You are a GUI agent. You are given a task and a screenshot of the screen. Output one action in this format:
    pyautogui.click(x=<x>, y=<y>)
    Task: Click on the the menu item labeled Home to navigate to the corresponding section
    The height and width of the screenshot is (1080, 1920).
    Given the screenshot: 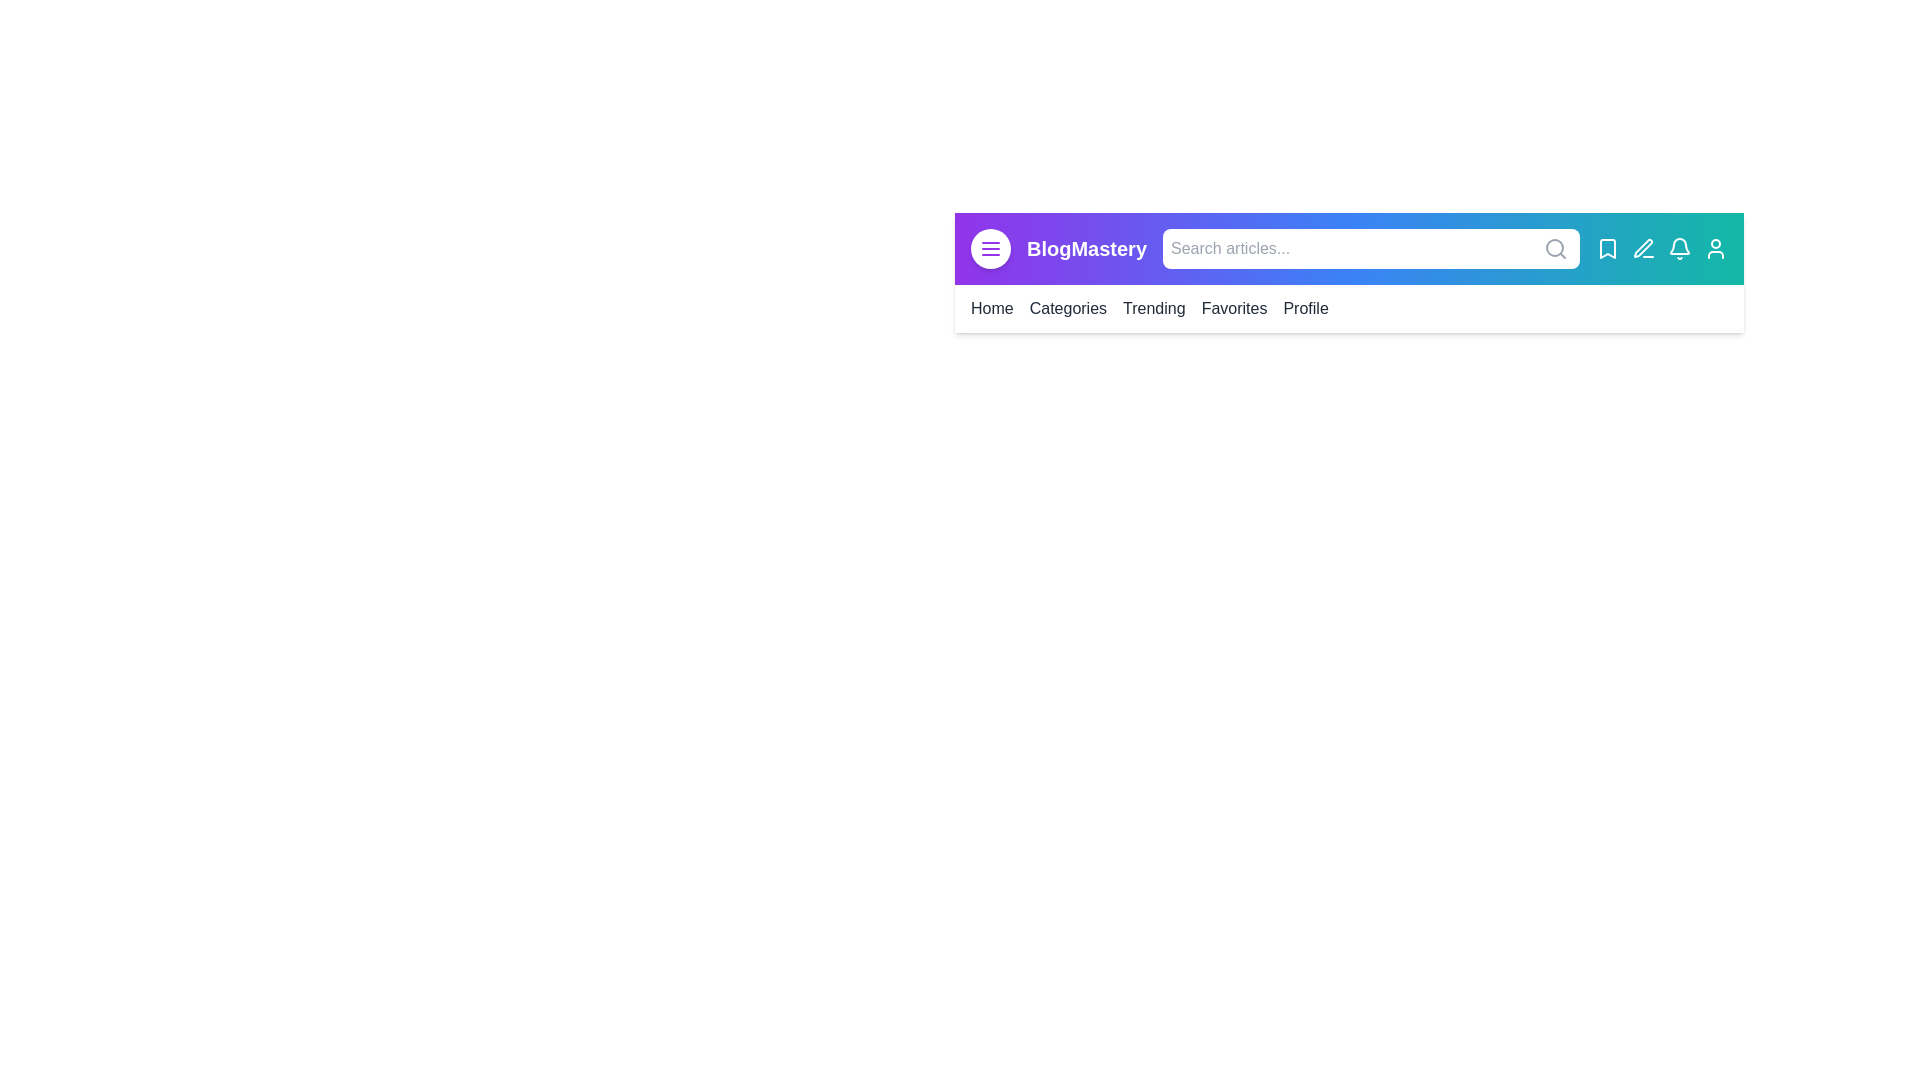 What is the action you would take?
    pyautogui.click(x=992, y=308)
    